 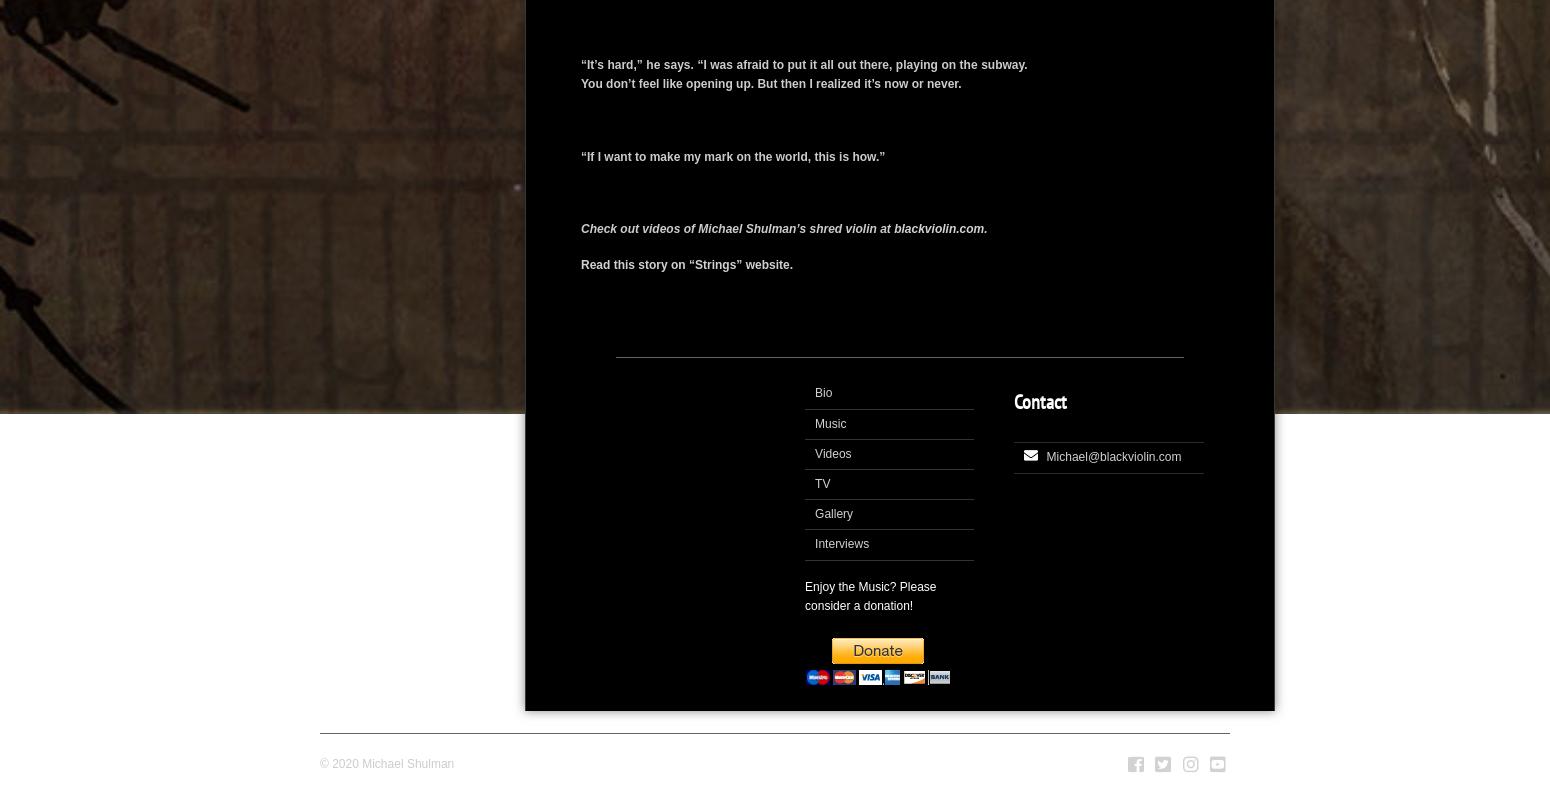 What do you see at coordinates (386, 763) in the screenshot?
I see `'© 2020 Michael Shulman'` at bounding box center [386, 763].